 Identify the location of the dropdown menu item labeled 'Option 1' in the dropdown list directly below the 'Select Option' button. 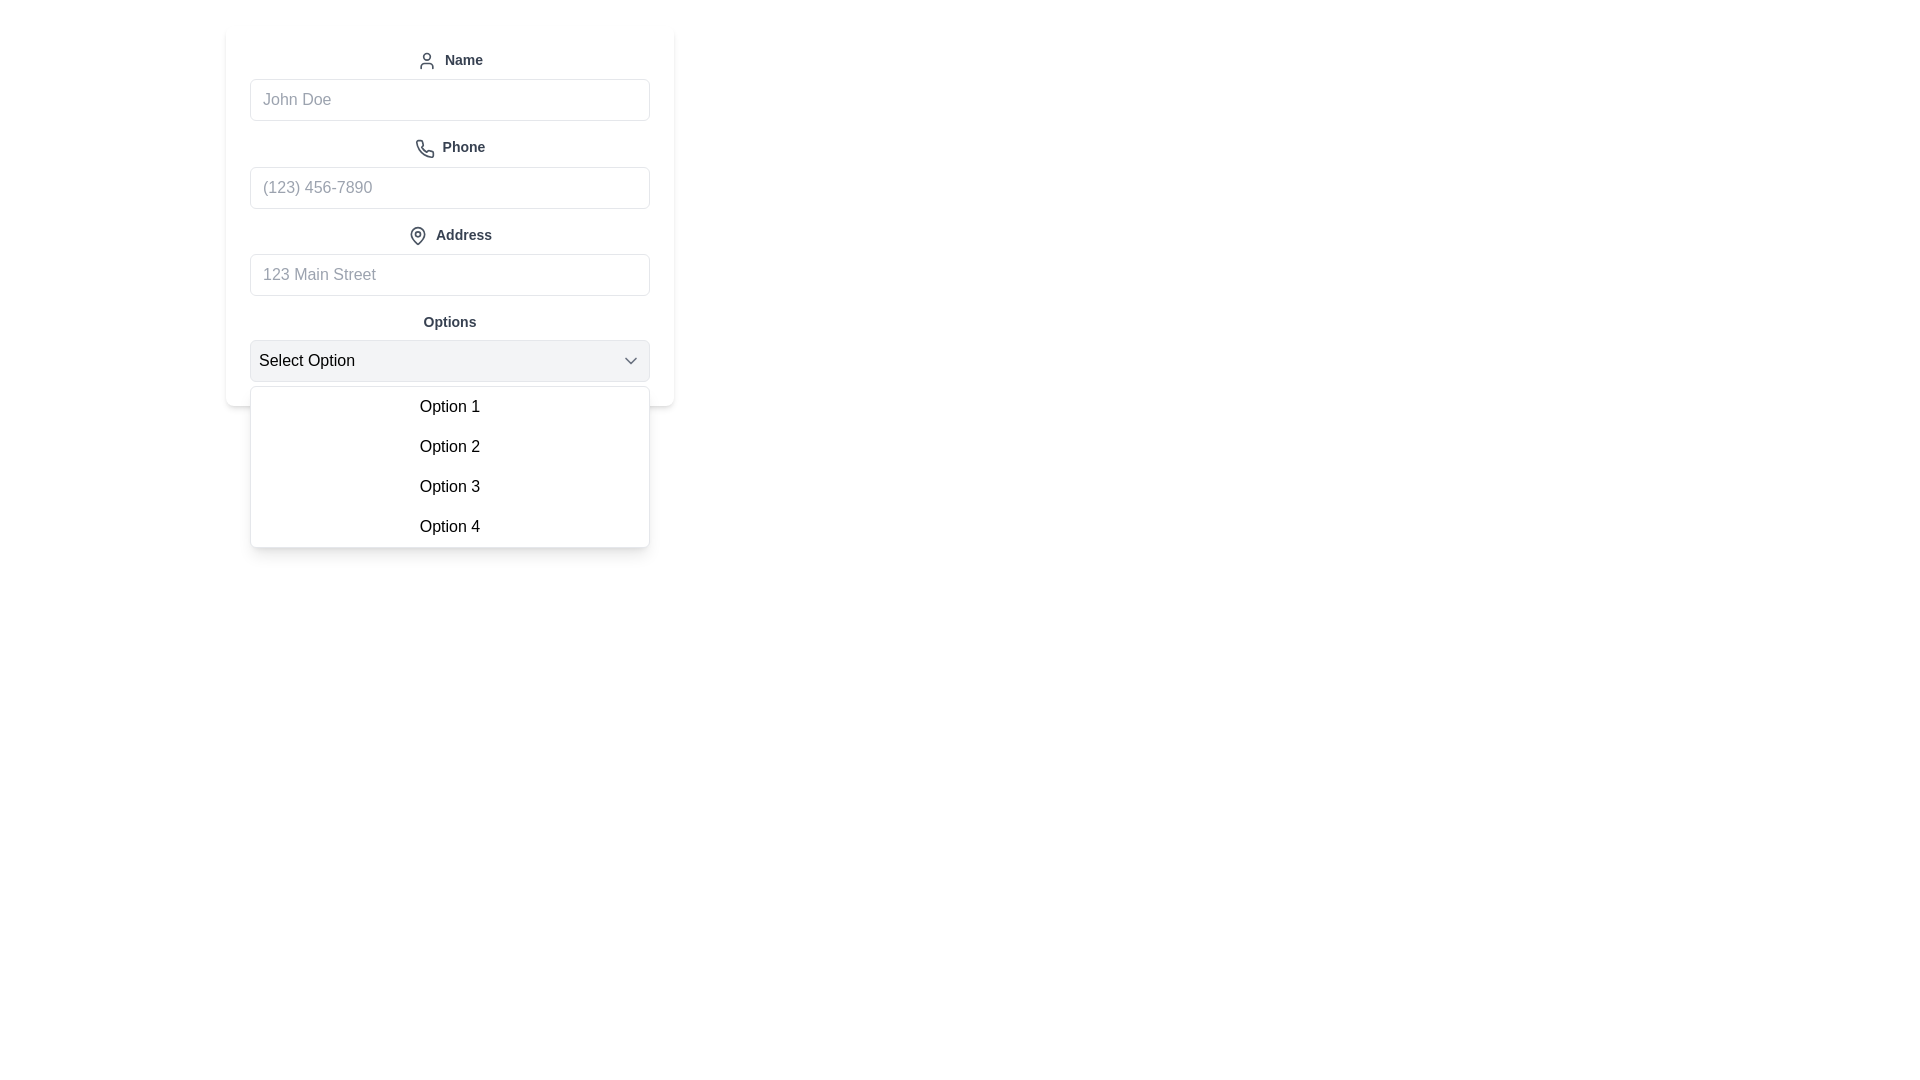
(449, 405).